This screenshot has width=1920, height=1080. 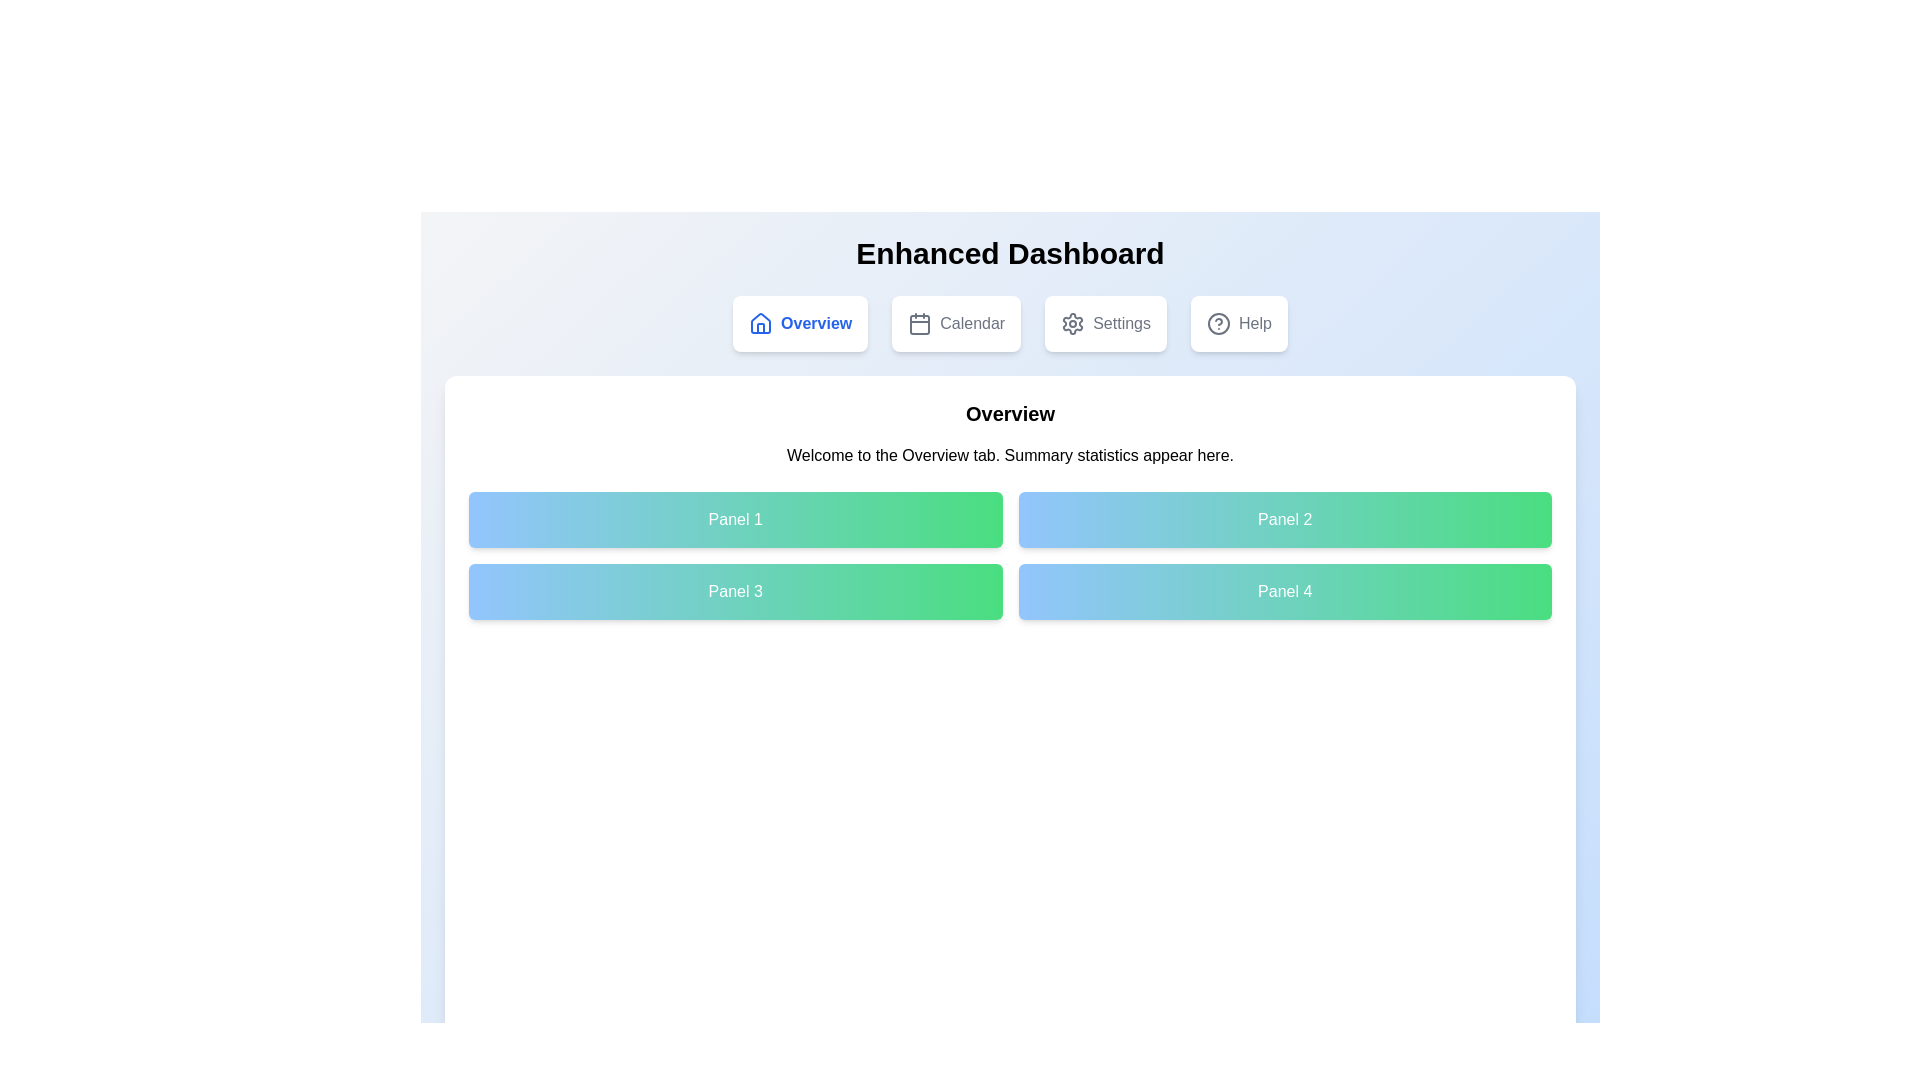 I want to click on the Overview tab to explore its content, so click(x=800, y=323).